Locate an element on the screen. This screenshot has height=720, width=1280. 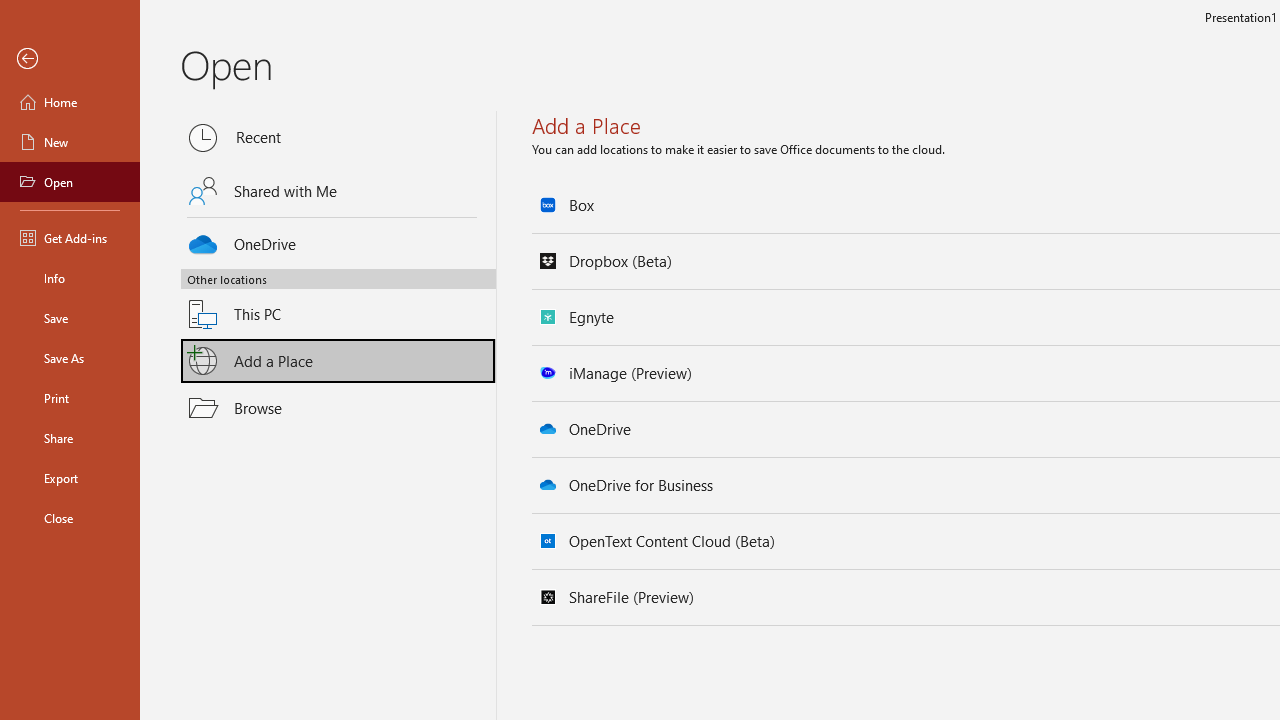
'Shared with Me' is located at coordinates (338, 191).